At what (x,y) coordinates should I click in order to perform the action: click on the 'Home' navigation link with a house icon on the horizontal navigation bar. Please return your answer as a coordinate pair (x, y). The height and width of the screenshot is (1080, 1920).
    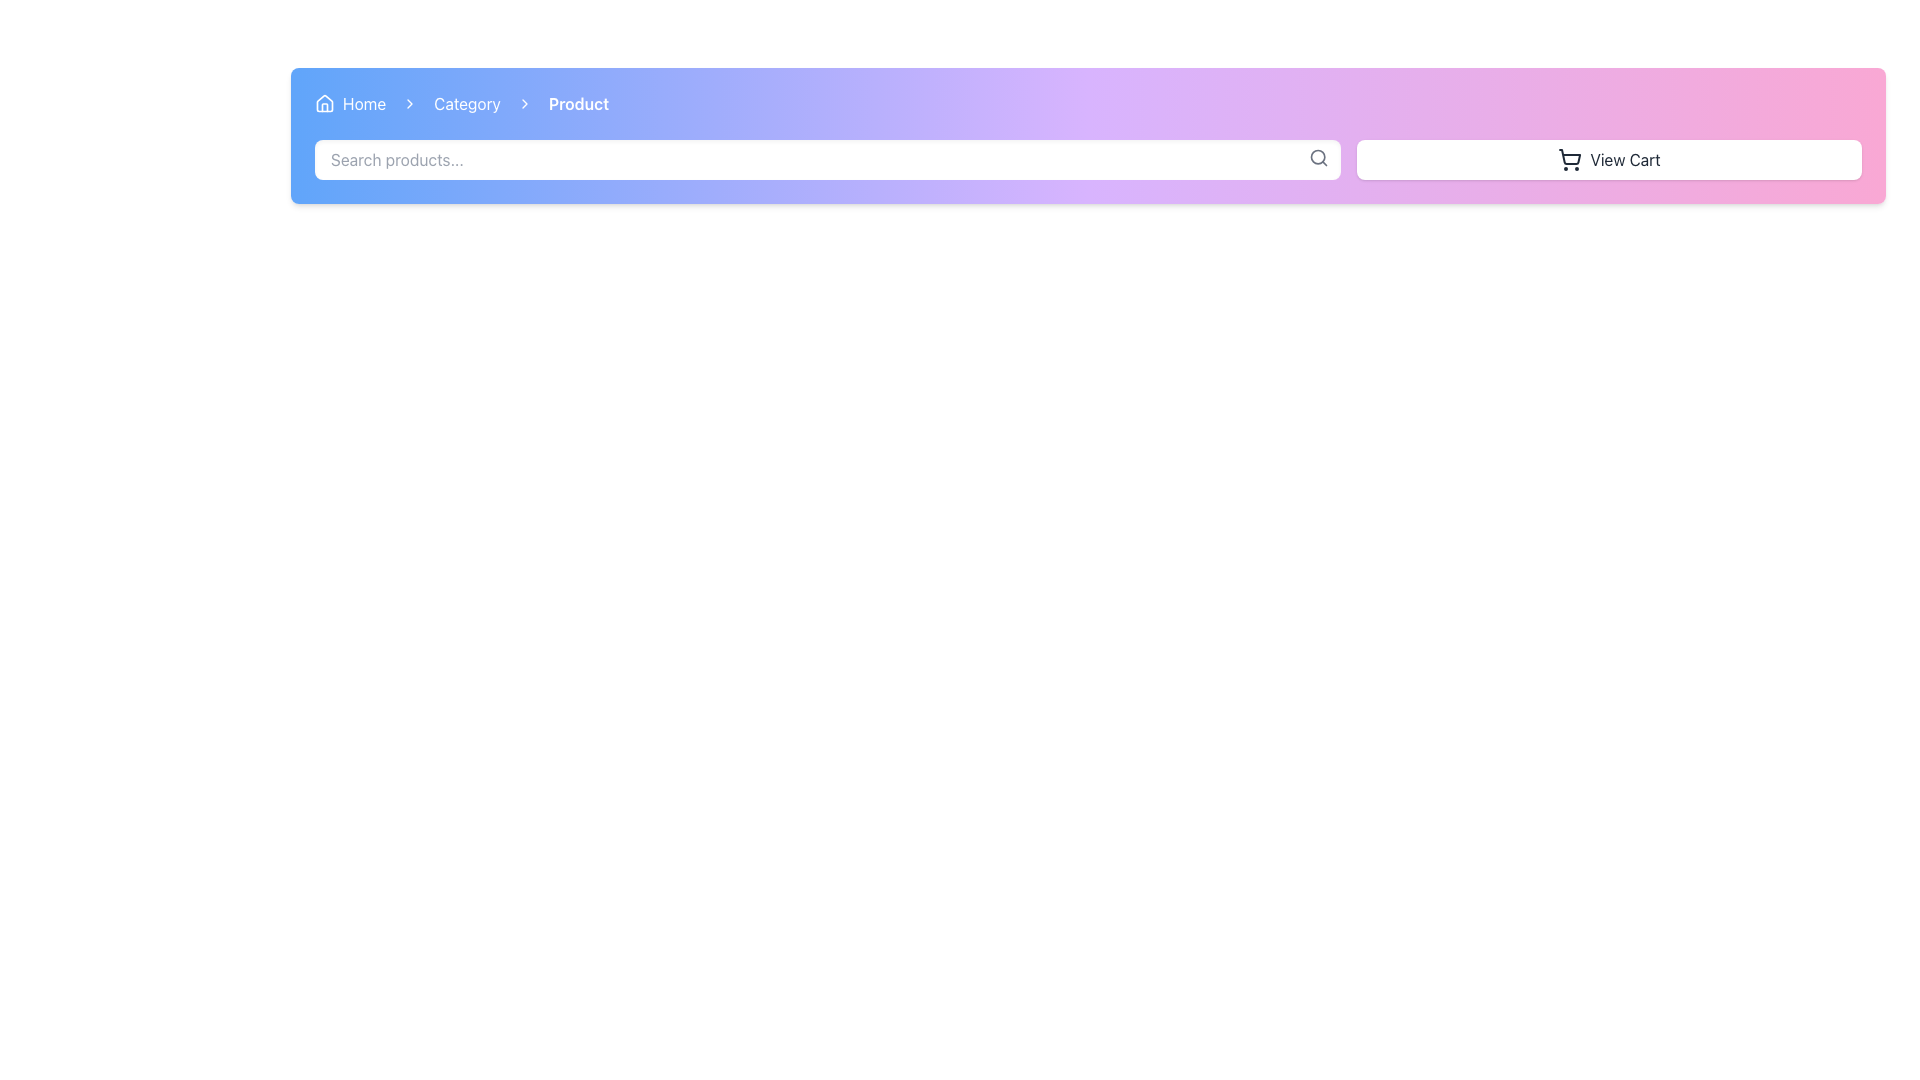
    Looking at the image, I should click on (350, 104).